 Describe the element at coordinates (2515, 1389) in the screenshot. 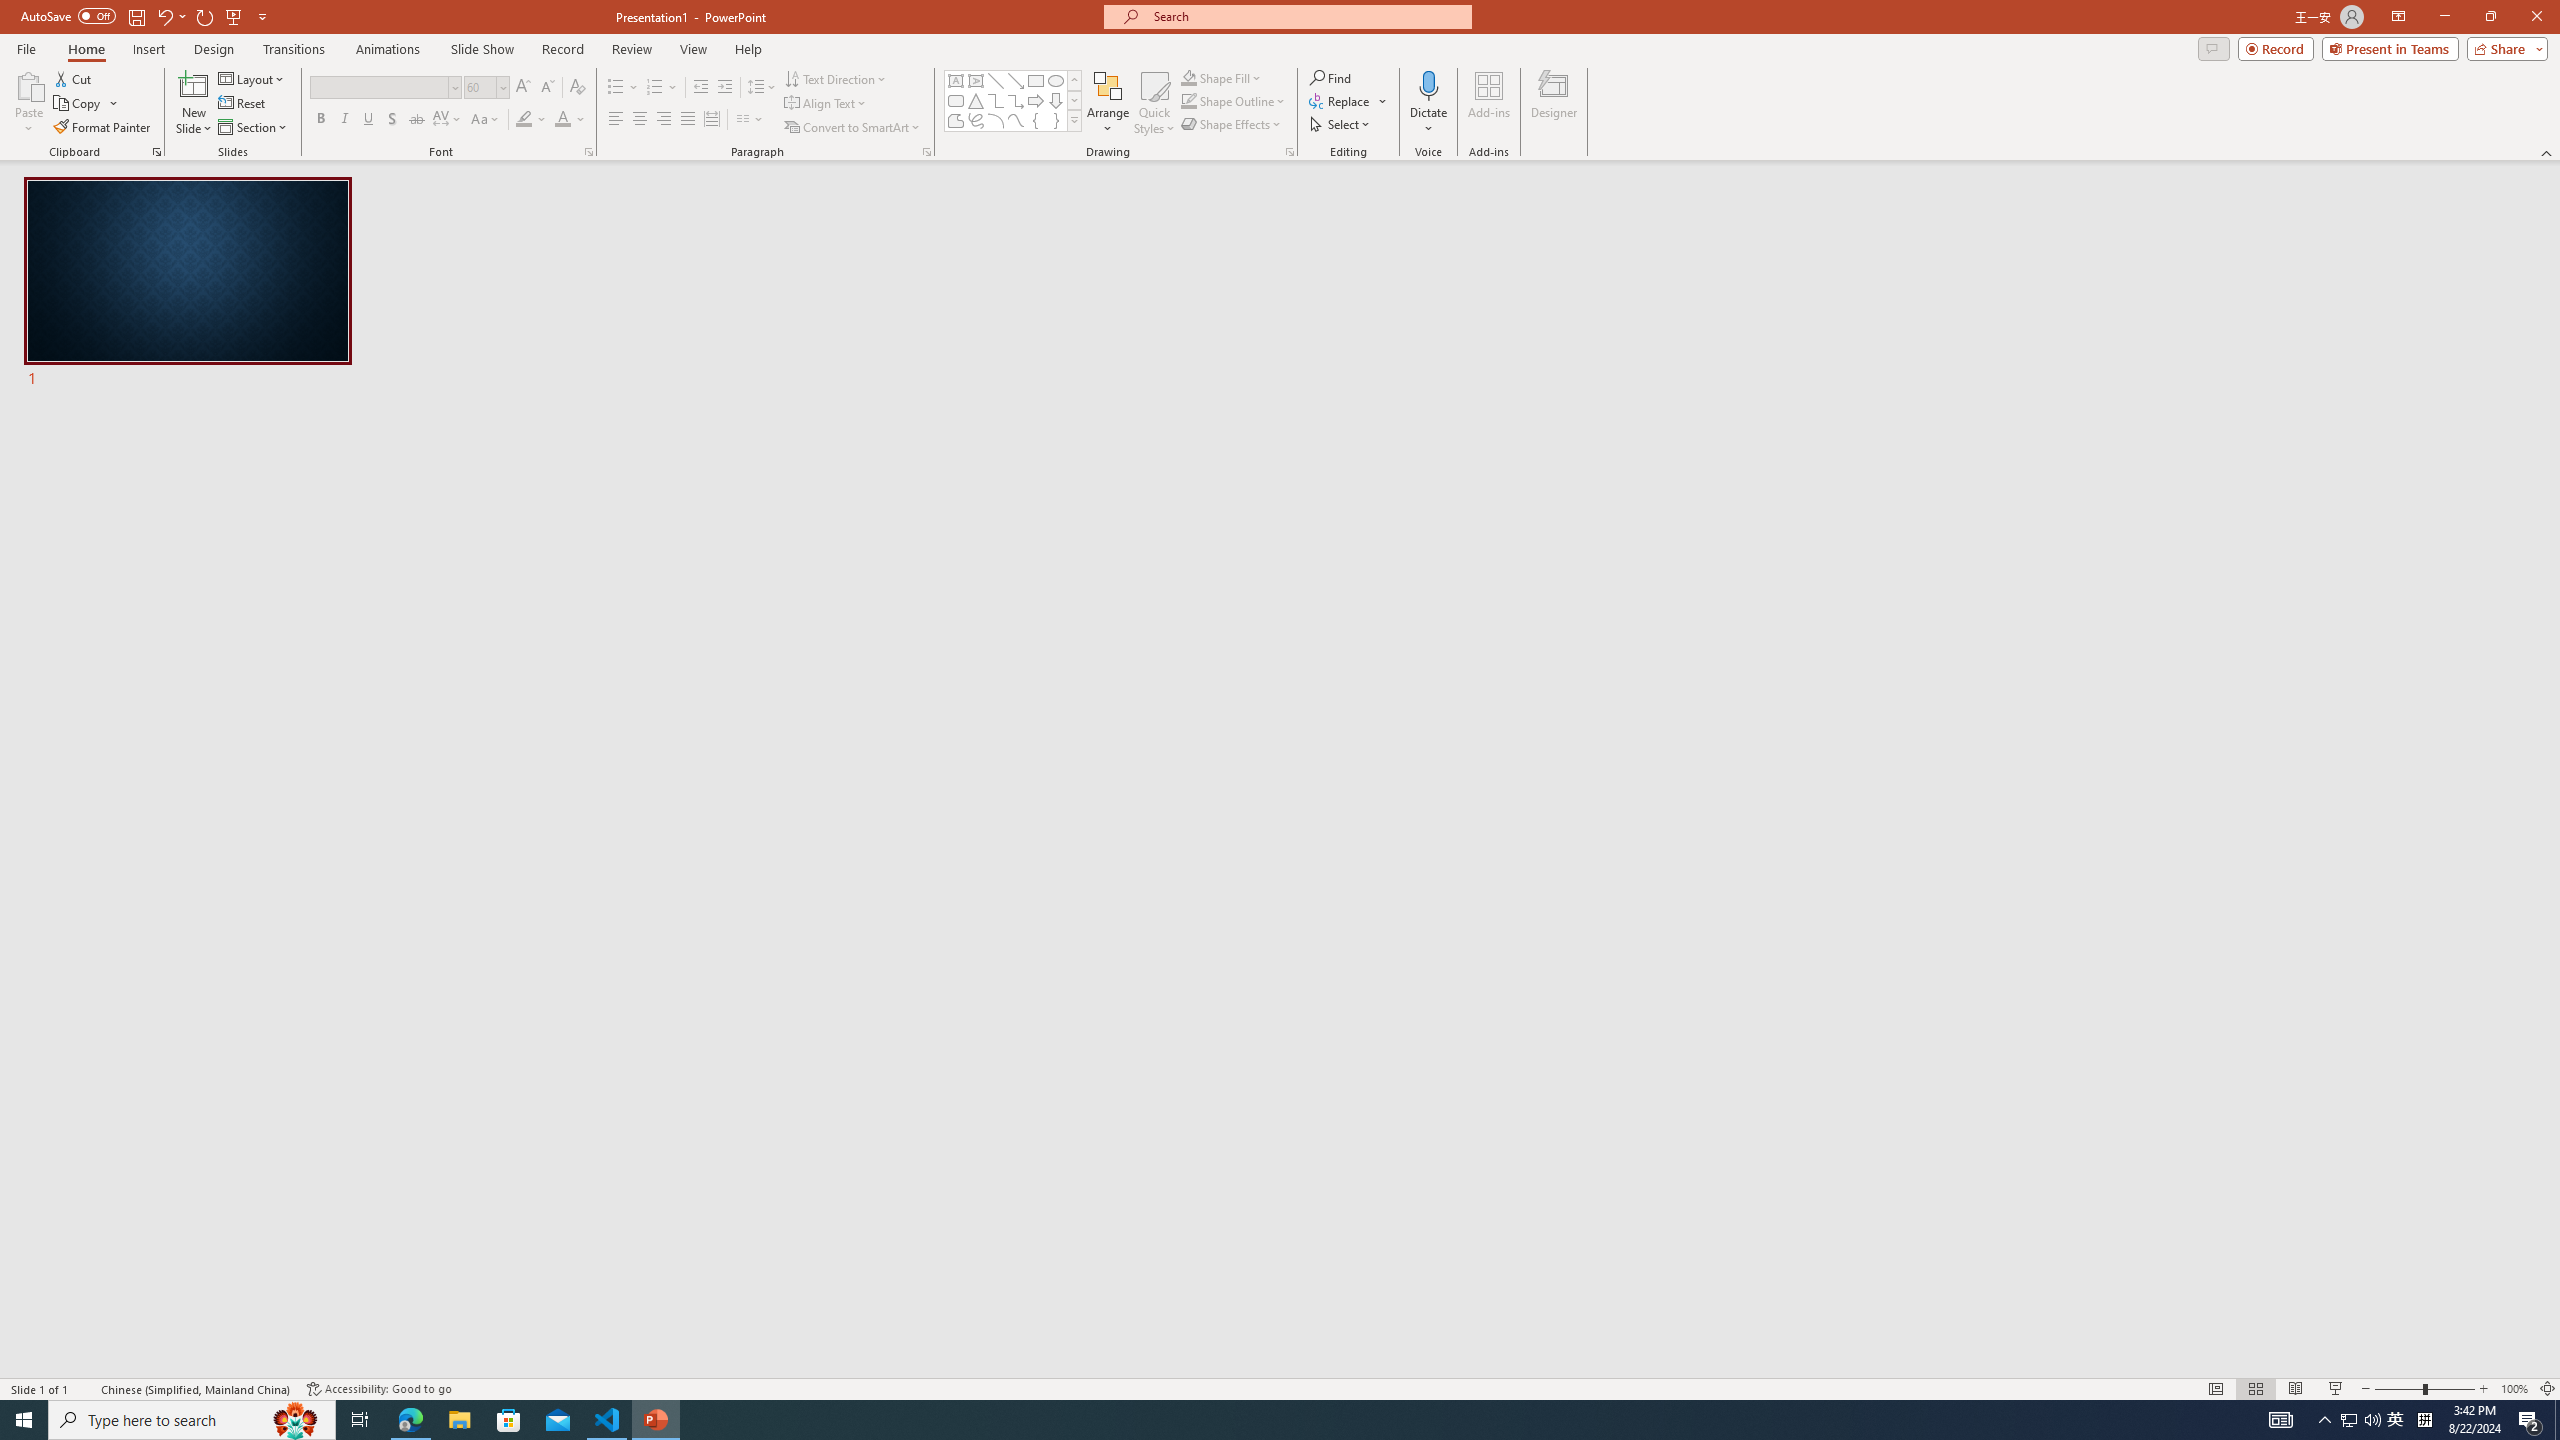

I see `'Zoom 100%'` at that location.